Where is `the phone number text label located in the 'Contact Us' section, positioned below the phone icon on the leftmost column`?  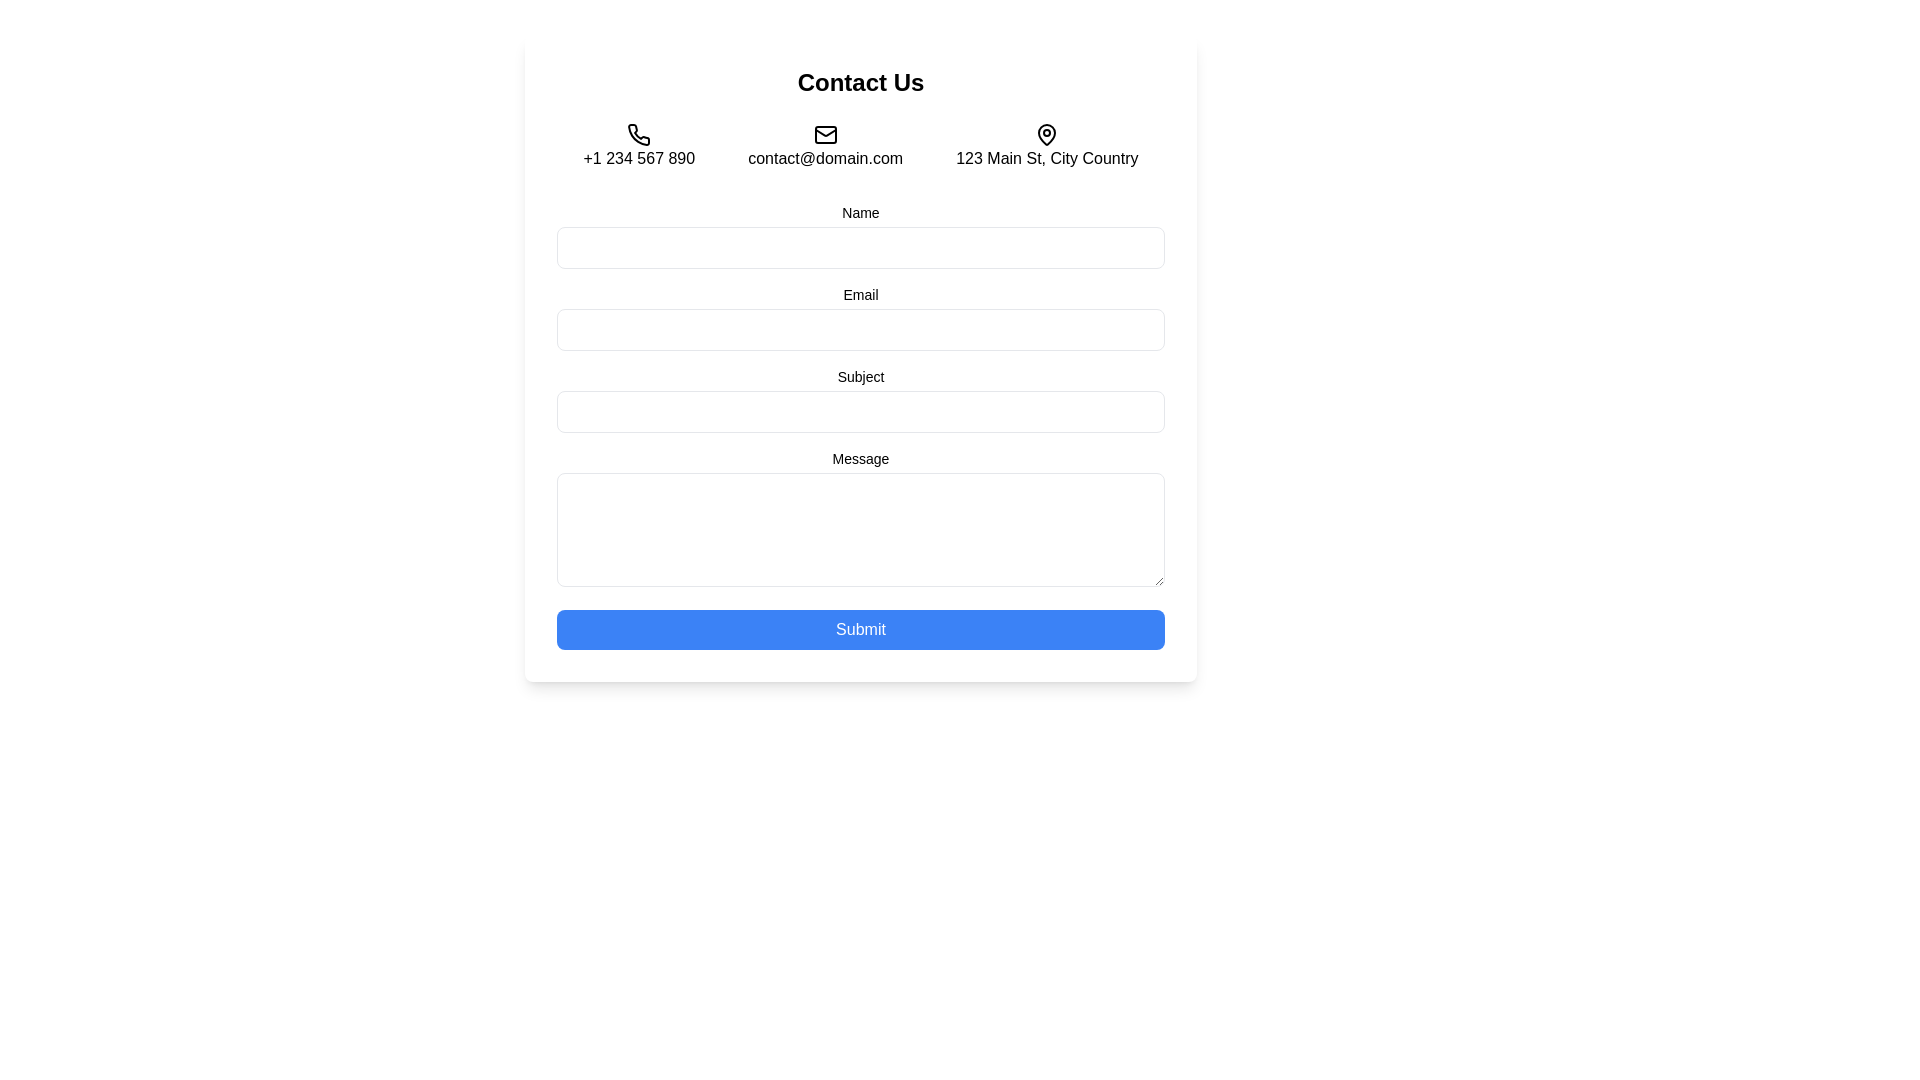
the phone number text label located in the 'Contact Us' section, positioned below the phone icon on the leftmost column is located at coordinates (638, 157).